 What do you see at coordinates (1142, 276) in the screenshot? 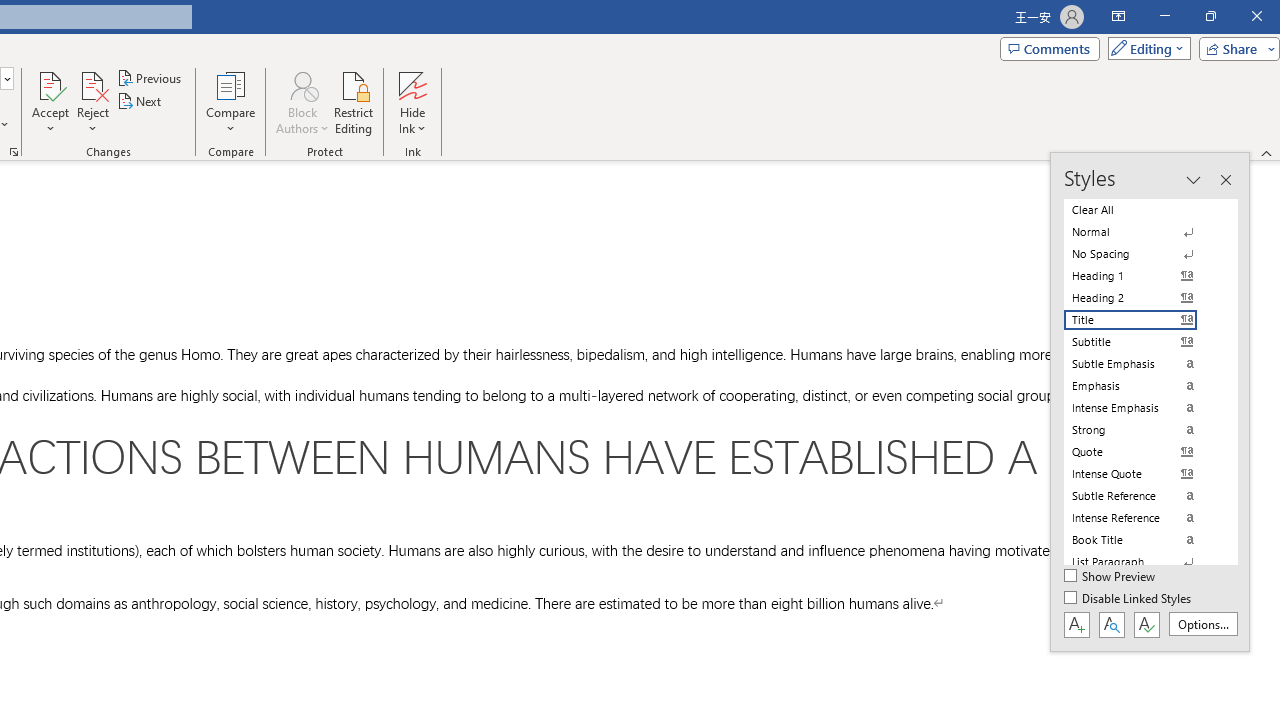
I see `'Heading 1'` at bounding box center [1142, 276].